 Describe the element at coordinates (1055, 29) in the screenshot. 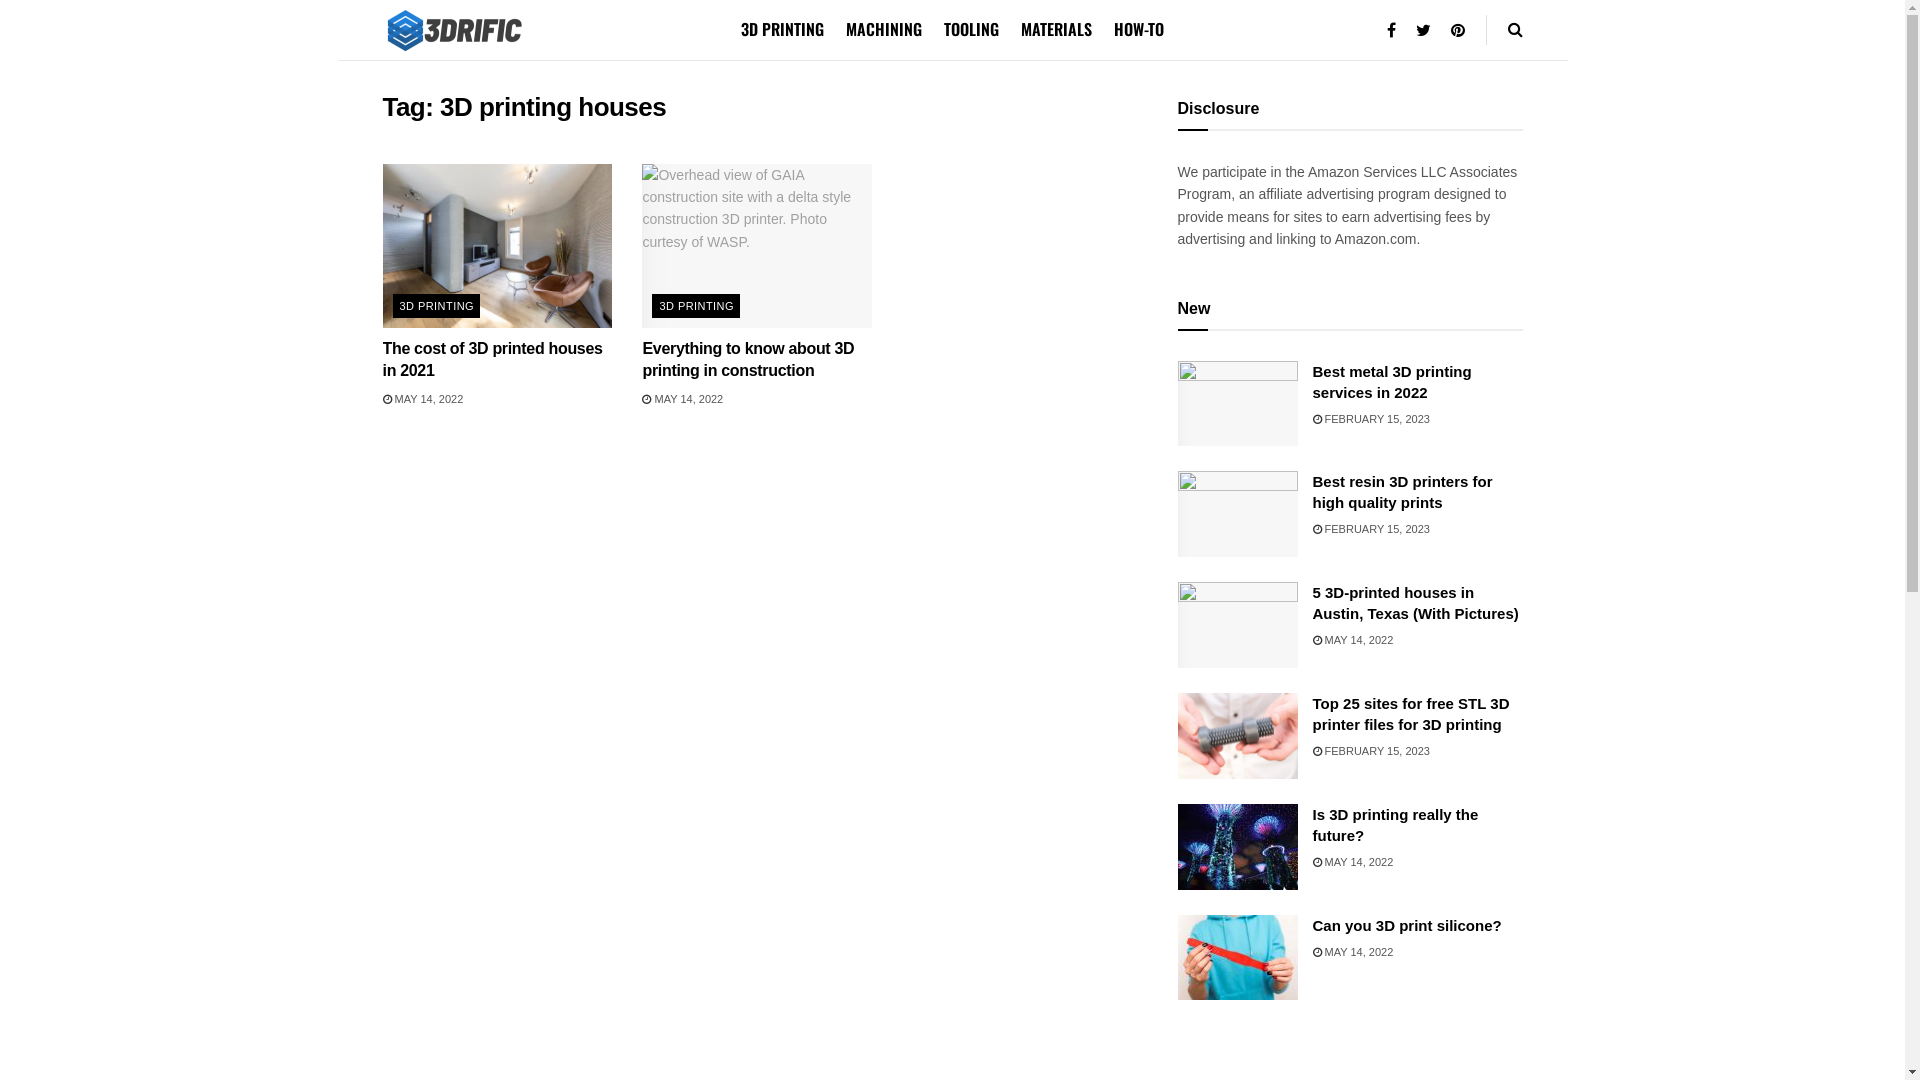

I see `'MATERIALS'` at that location.